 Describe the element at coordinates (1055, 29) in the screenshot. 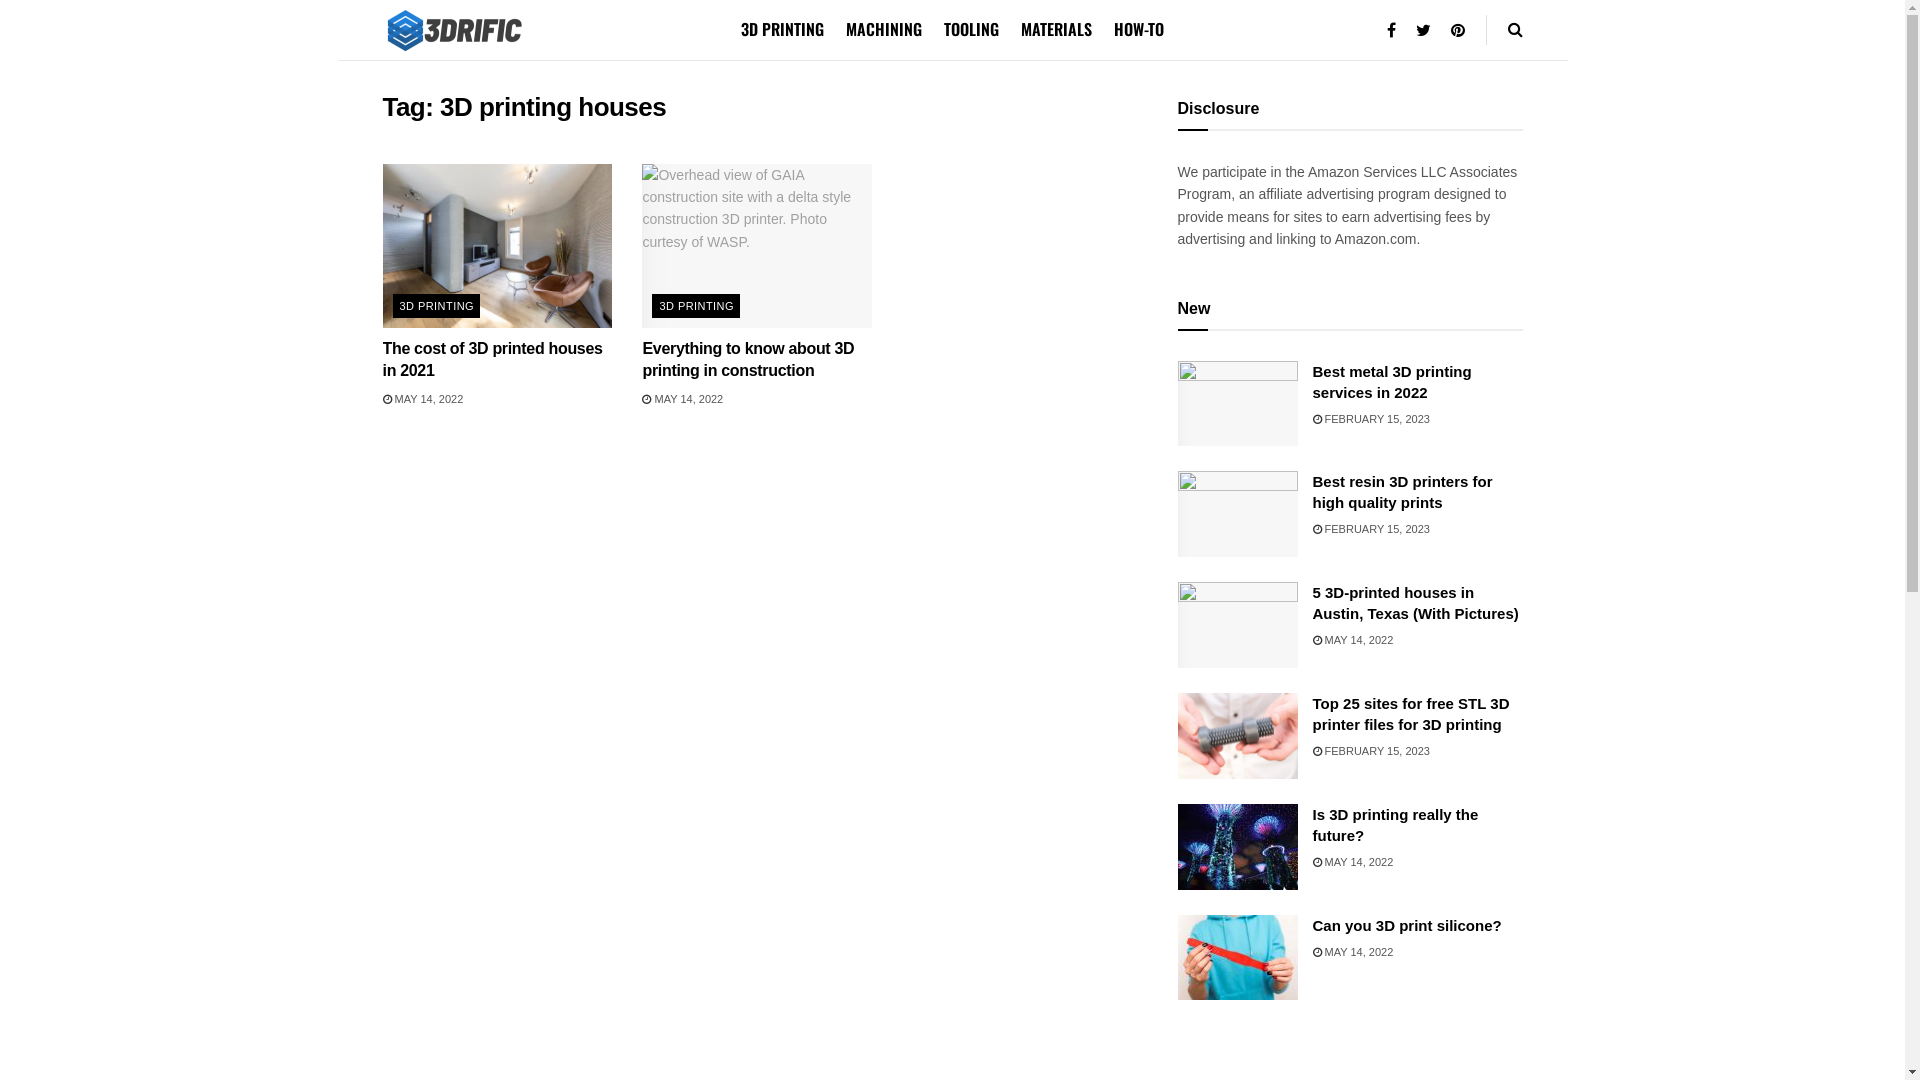

I see `'MATERIALS'` at that location.